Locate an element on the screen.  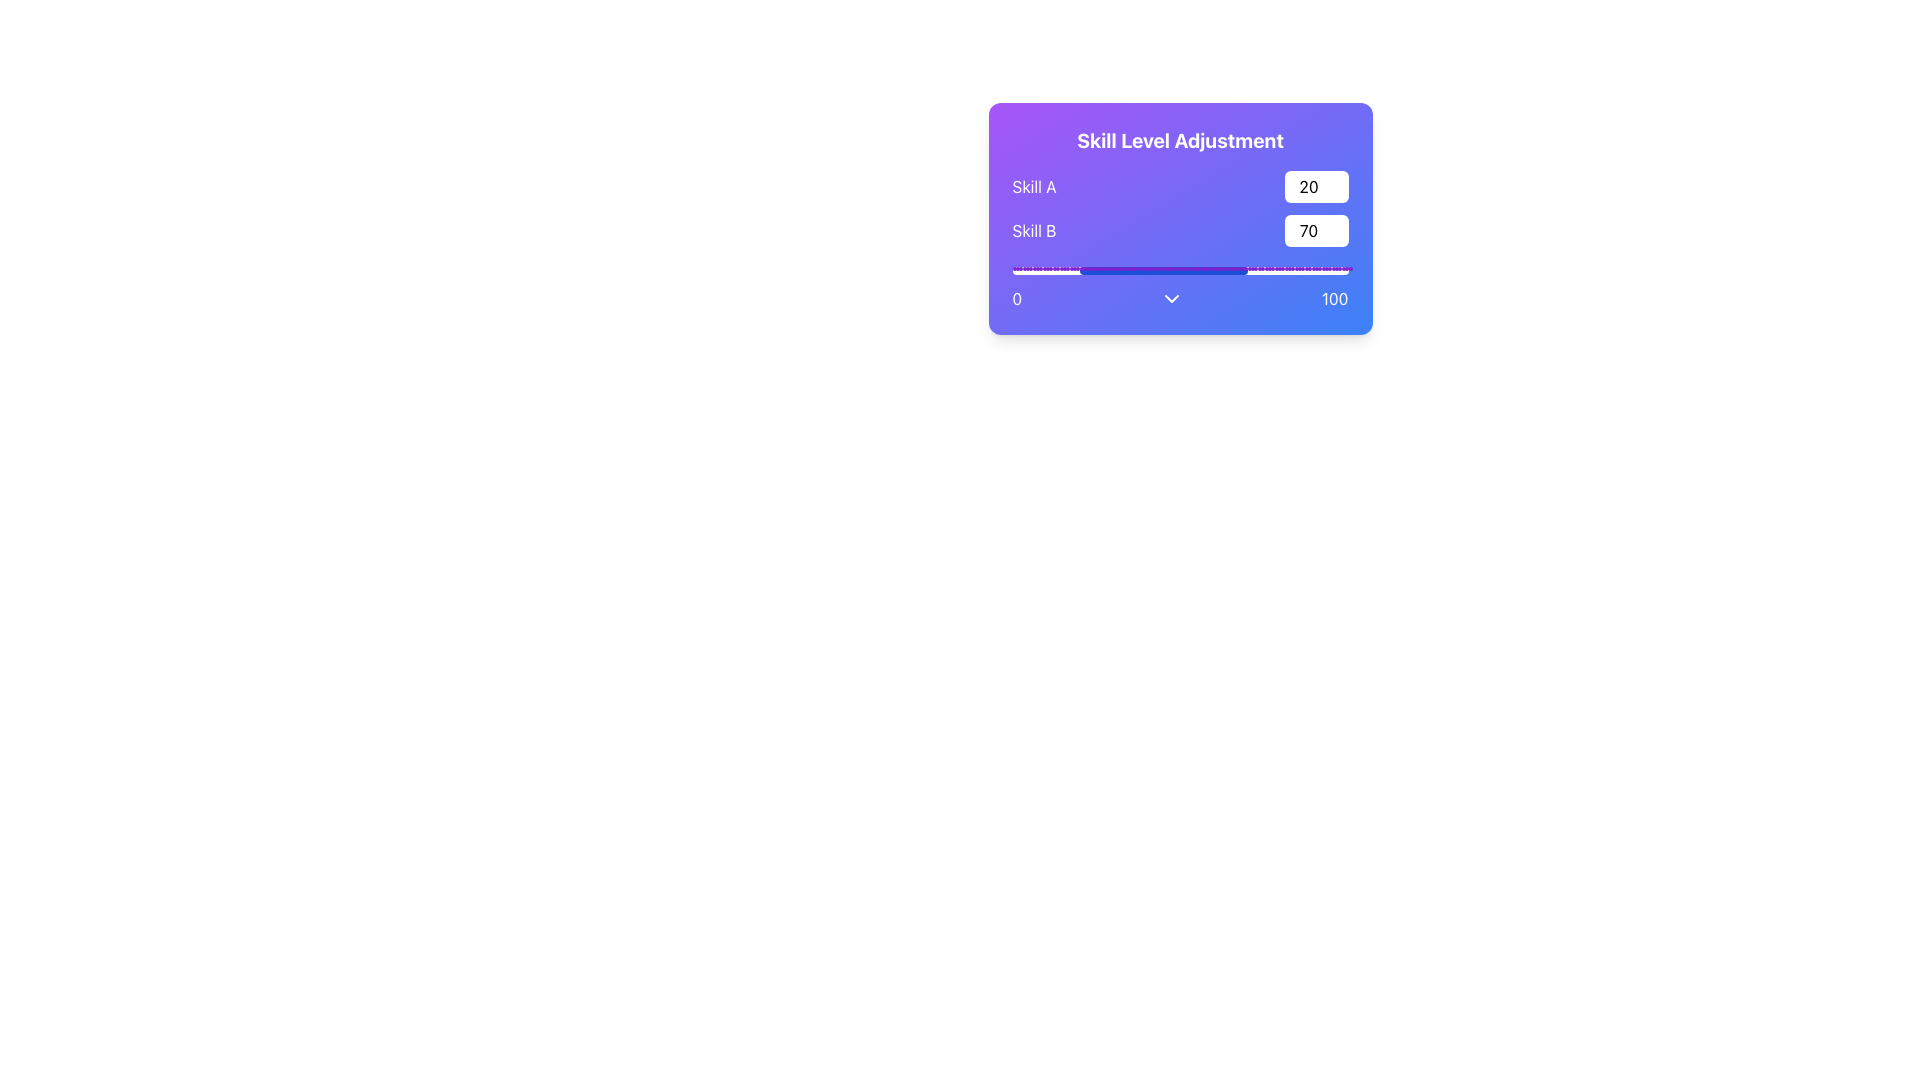
the non-interactive text label located in the top-left corner of the 'Skill Level Adjustment' card interface, which describes the associated numeric input field to its right is located at coordinates (1034, 186).